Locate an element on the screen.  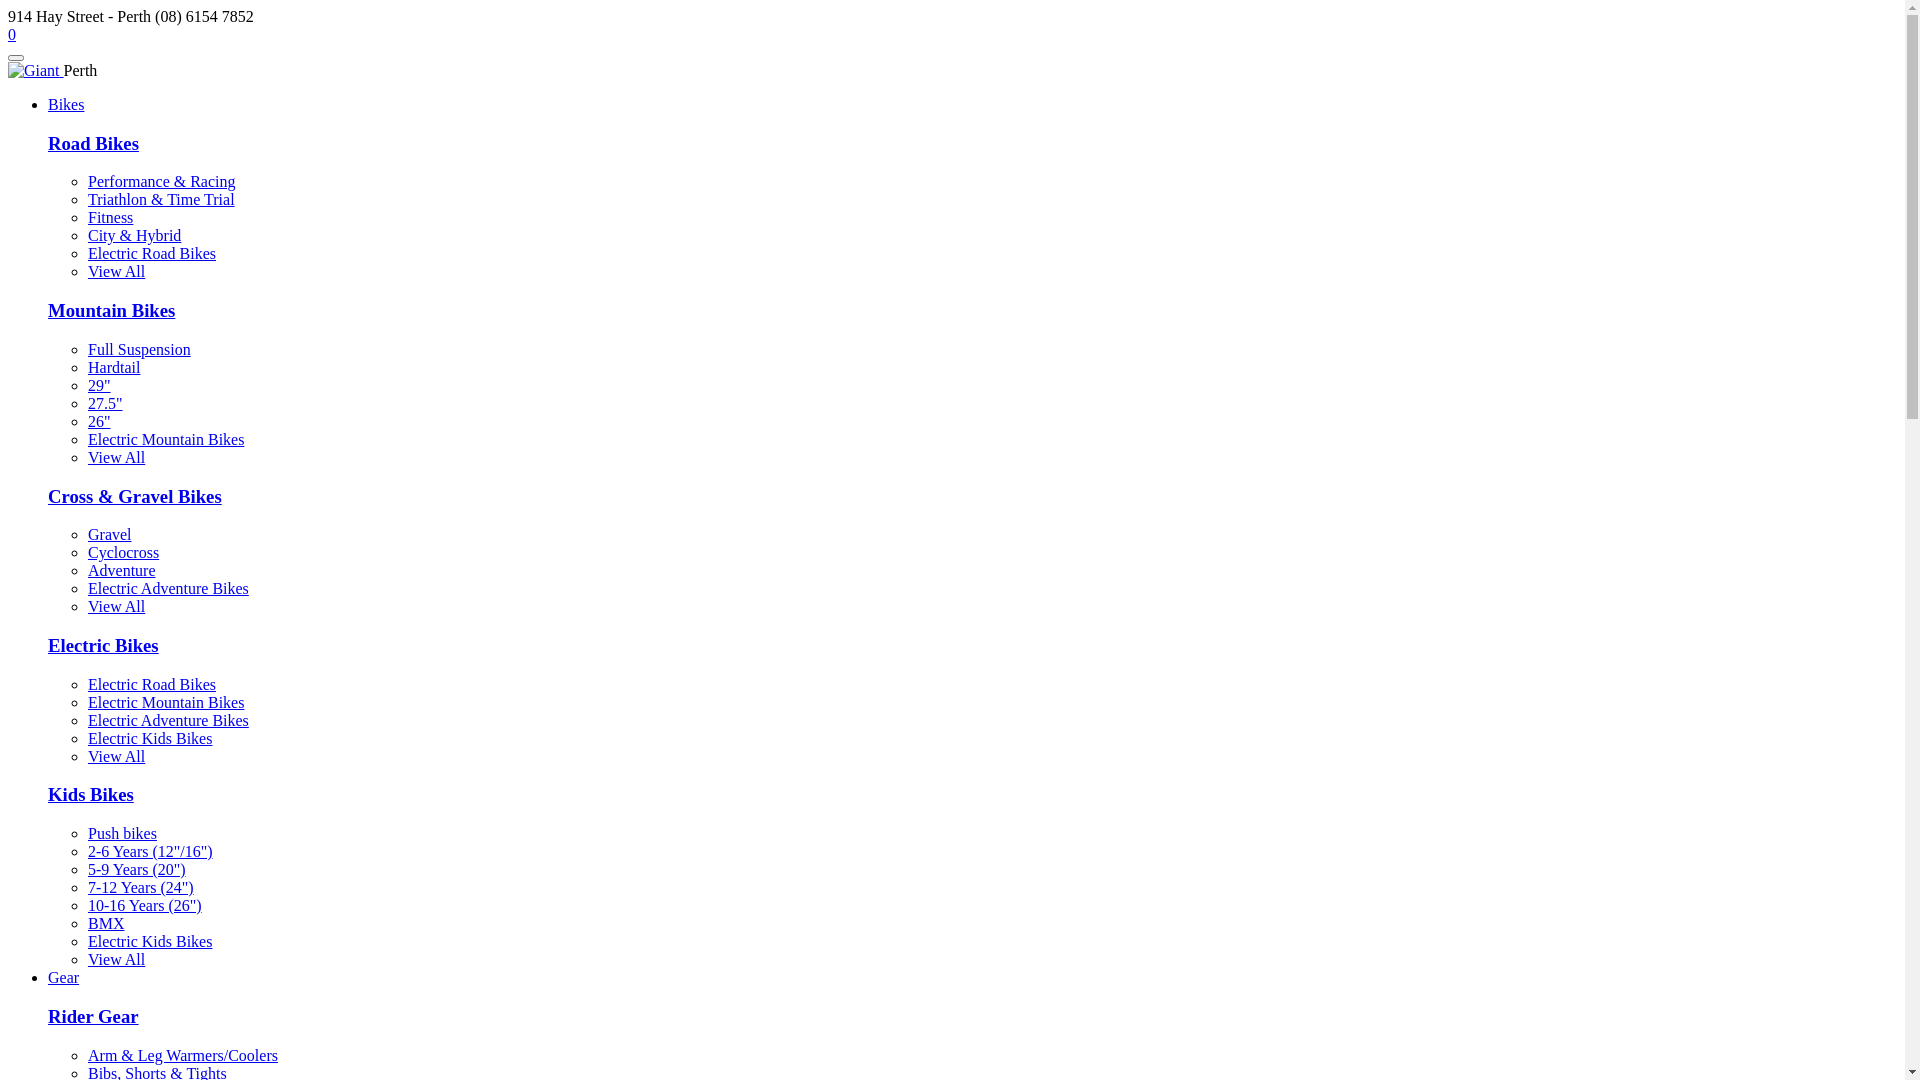
'5-9 Years (20")' is located at coordinates (136, 868).